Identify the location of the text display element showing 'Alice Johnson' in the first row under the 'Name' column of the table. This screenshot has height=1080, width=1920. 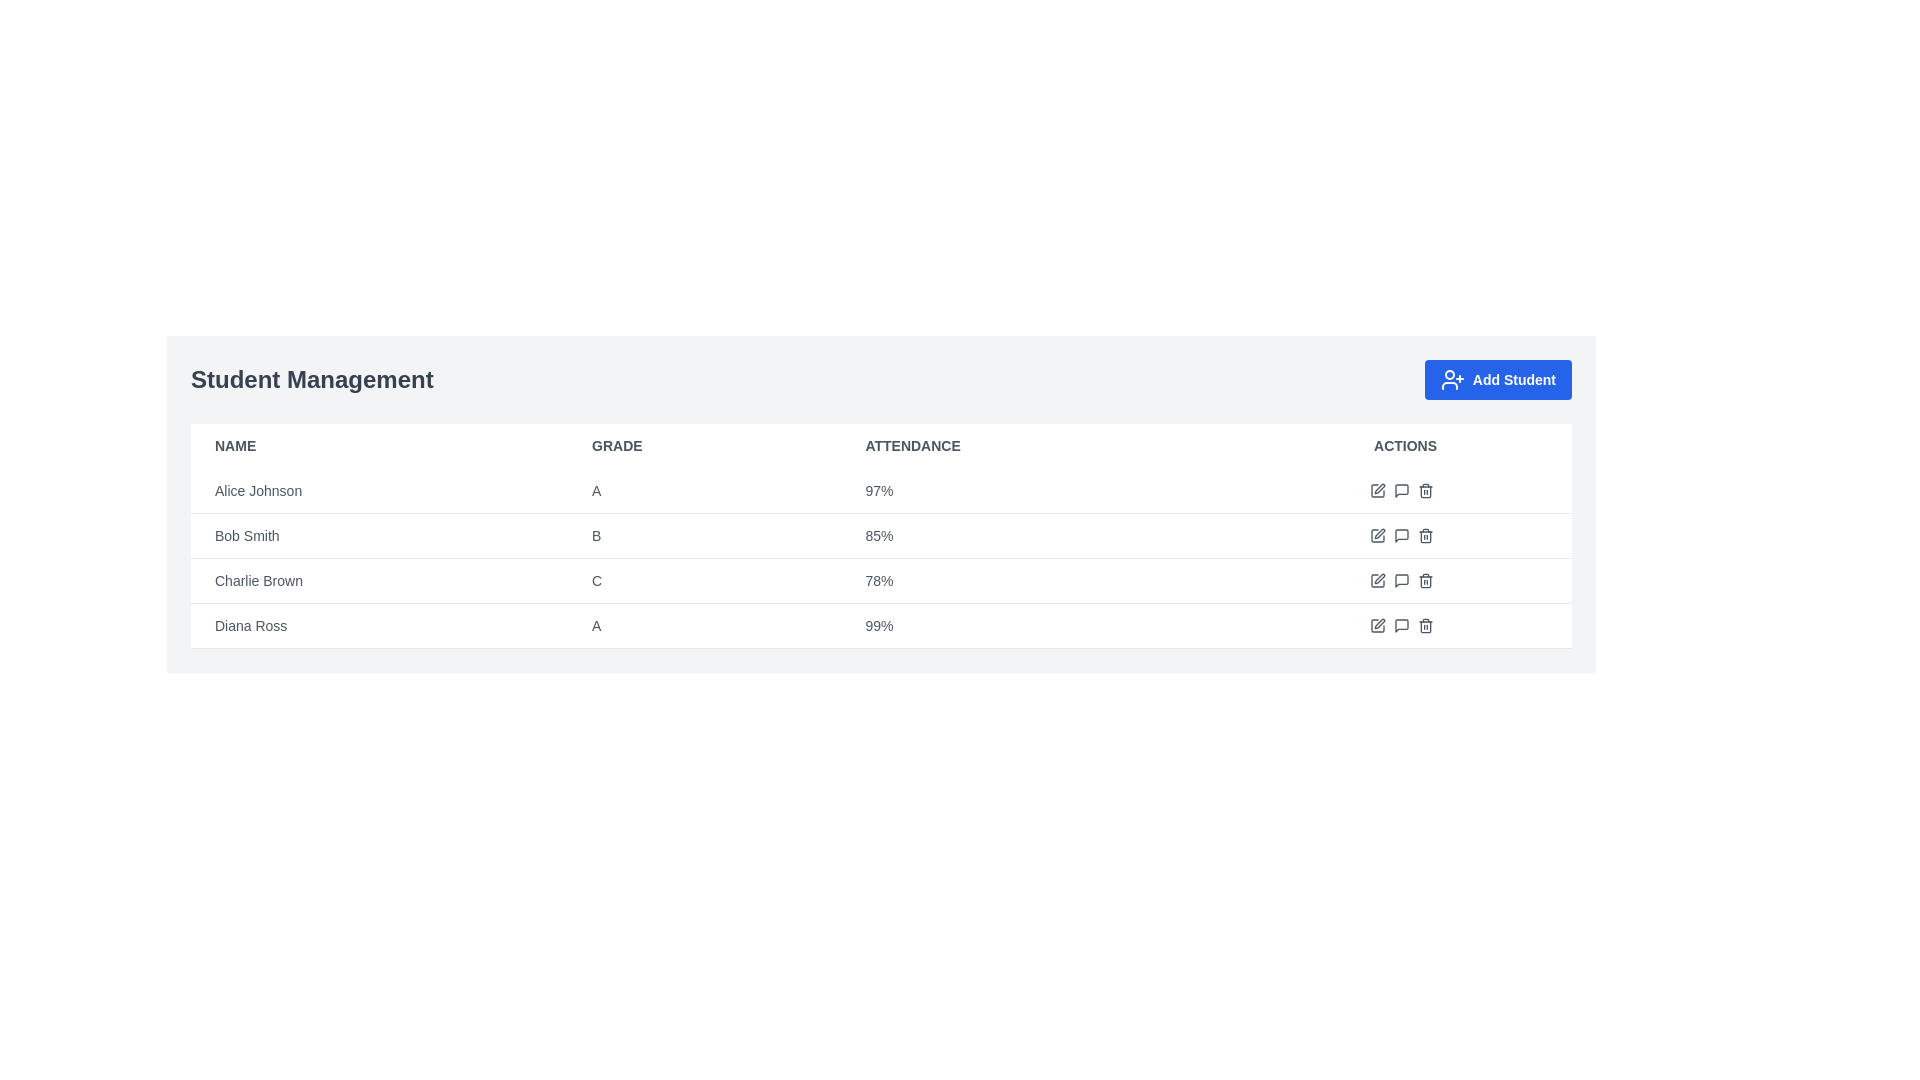
(257, 490).